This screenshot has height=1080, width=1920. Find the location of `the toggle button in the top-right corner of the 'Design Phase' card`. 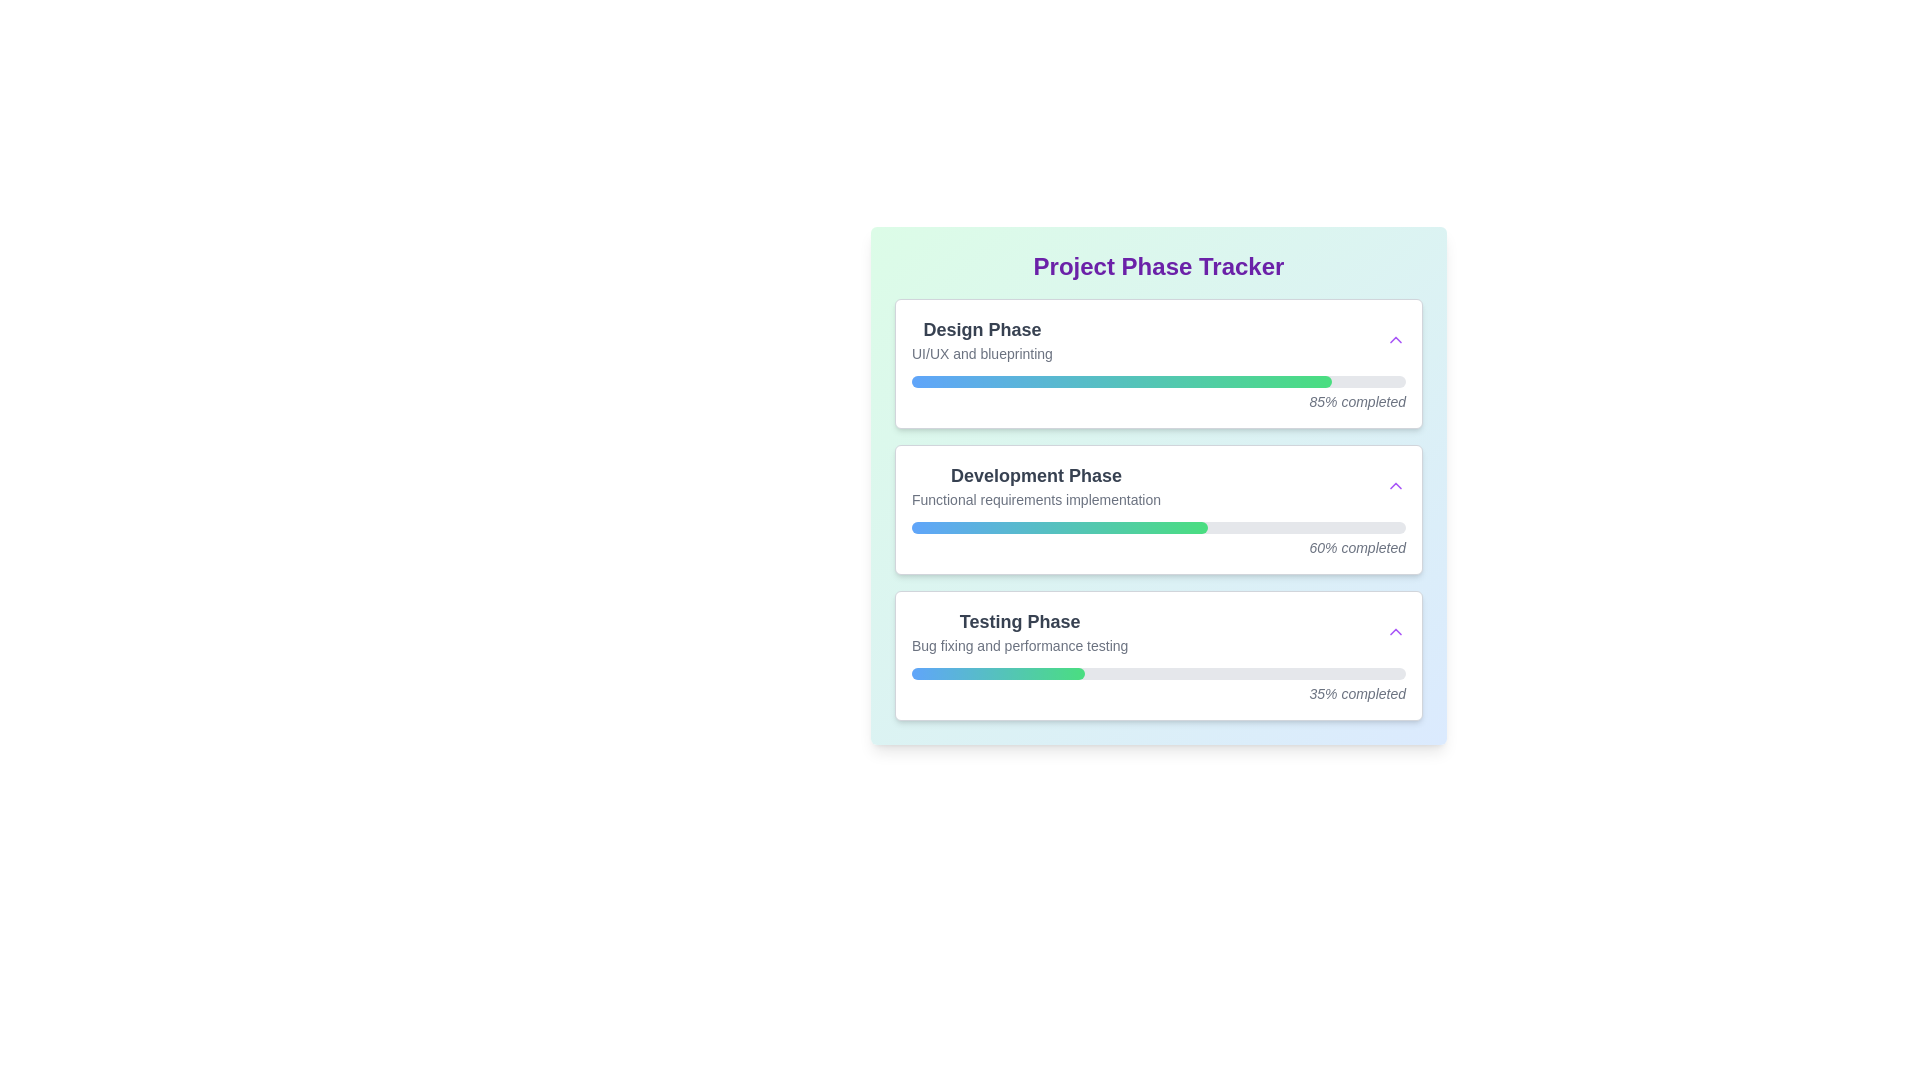

the toggle button in the top-right corner of the 'Design Phase' card is located at coordinates (1395, 338).